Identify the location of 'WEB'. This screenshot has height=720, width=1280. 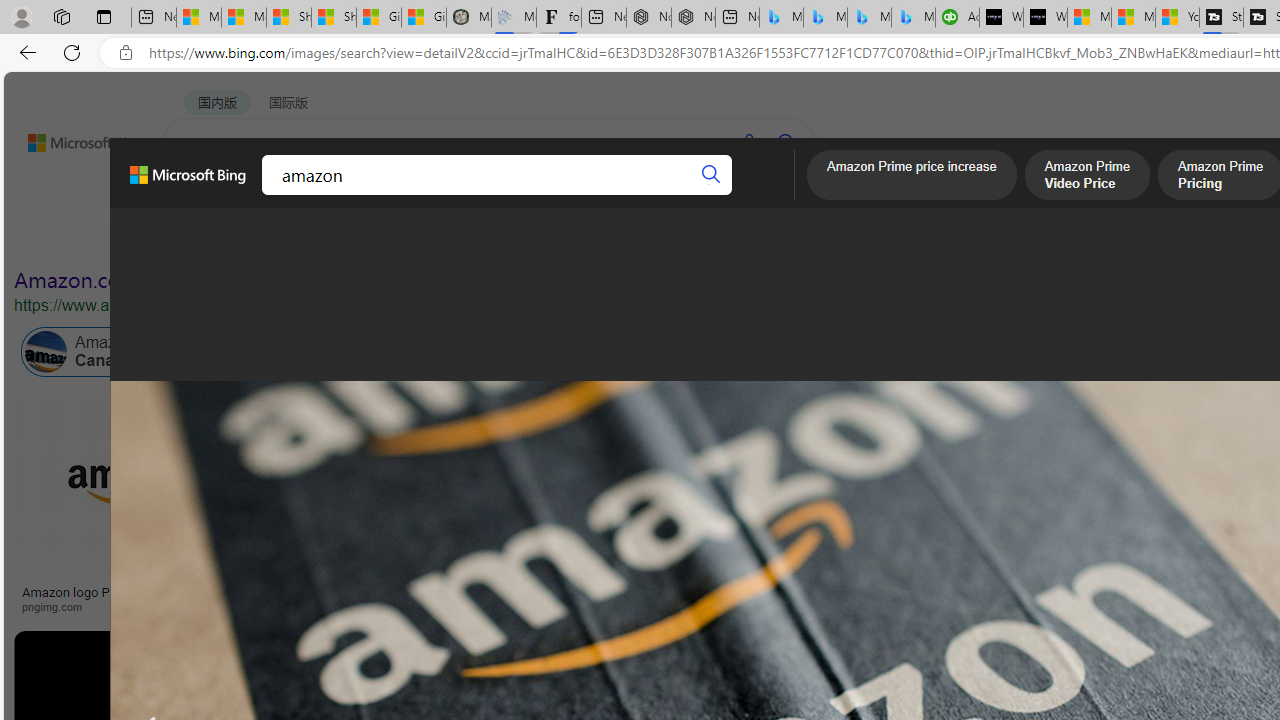
(201, 195).